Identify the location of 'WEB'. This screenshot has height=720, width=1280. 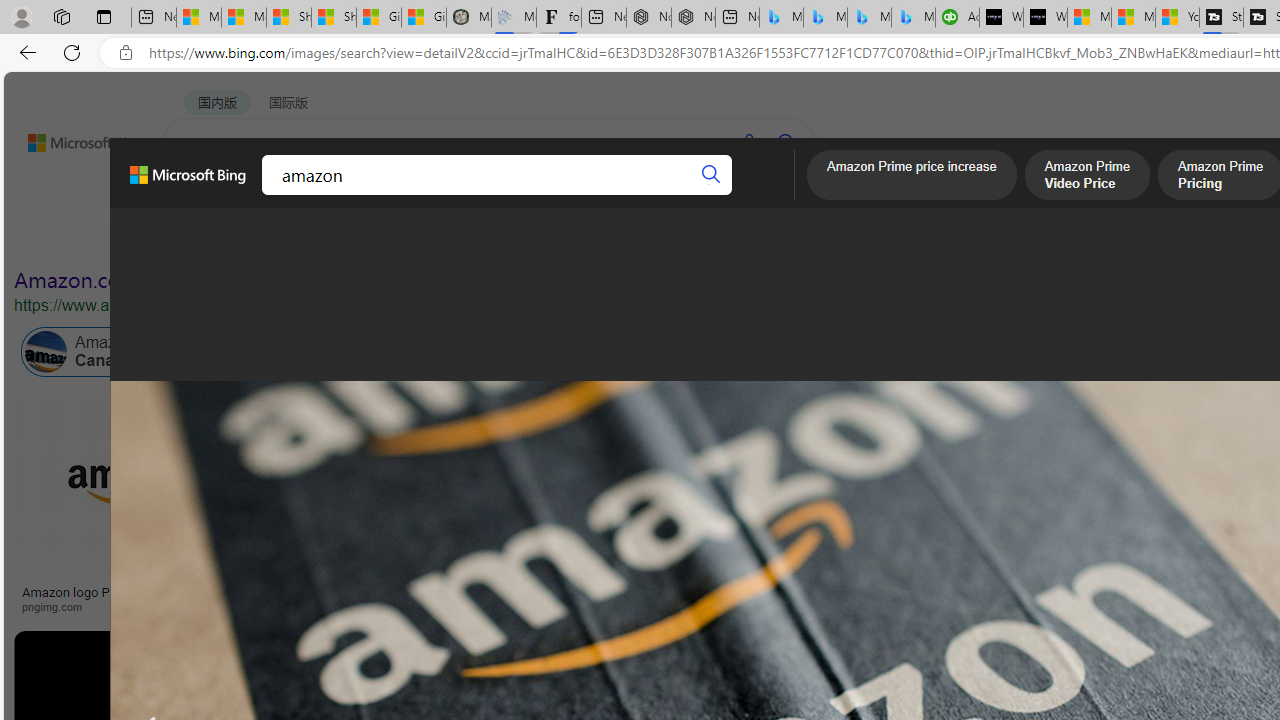
(201, 195).